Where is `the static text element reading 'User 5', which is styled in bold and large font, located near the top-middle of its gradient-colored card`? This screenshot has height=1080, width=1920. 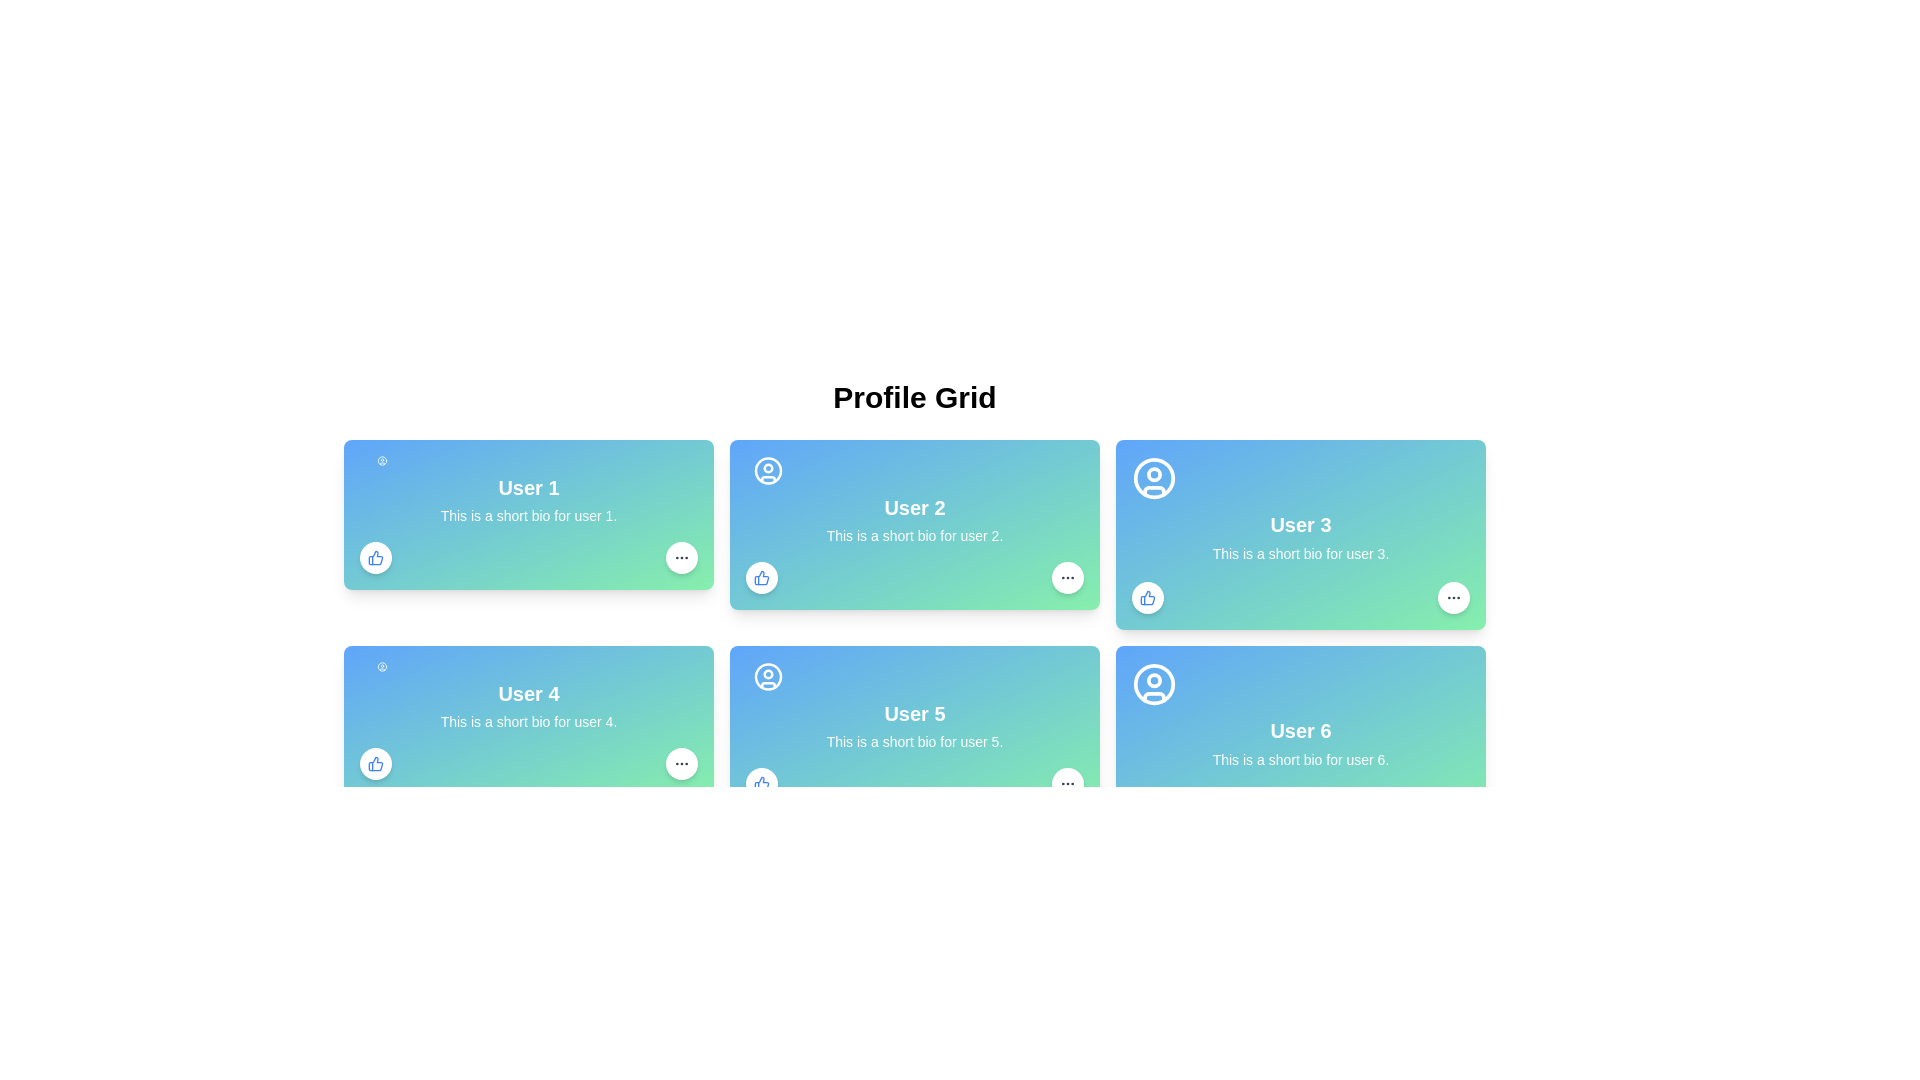
the static text element reading 'User 5', which is styled in bold and large font, located near the top-middle of its gradient-colored card is located at coordinates (914, 712).